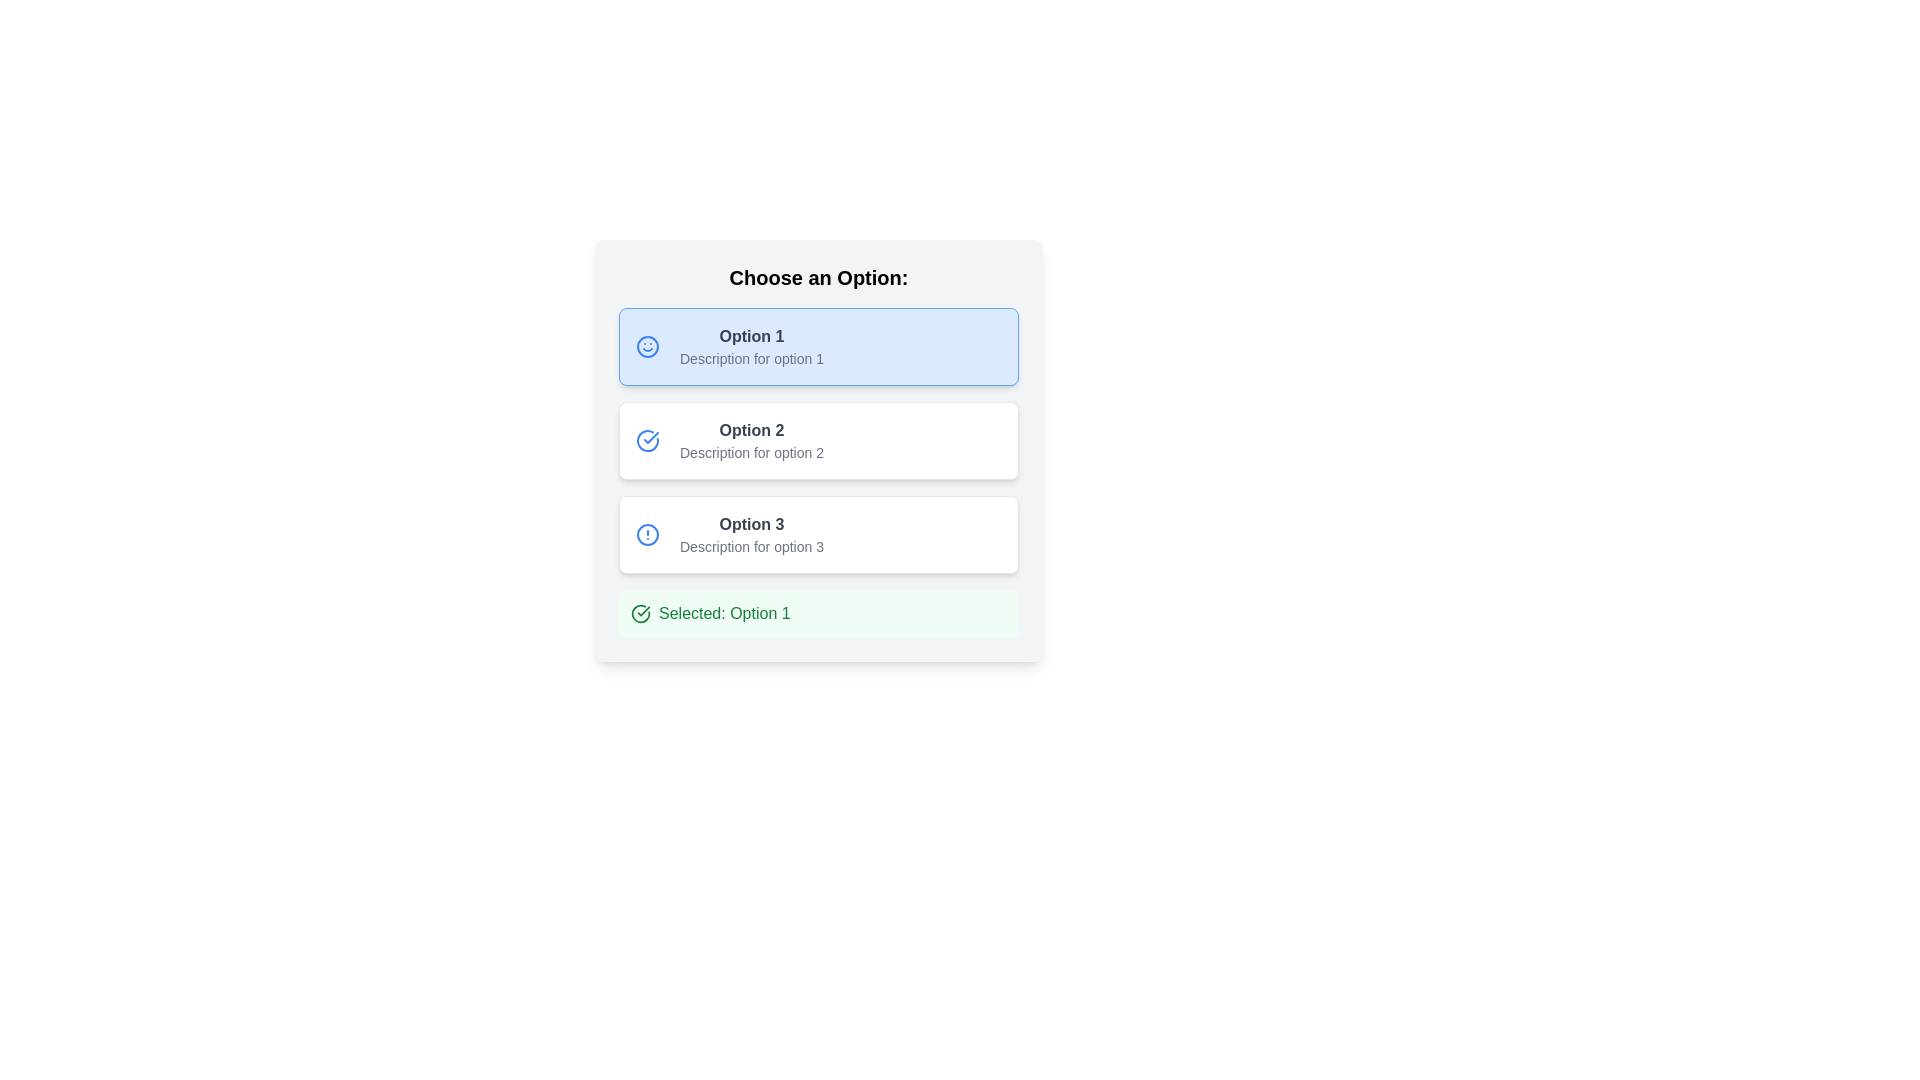 This screenshot has height=1080, width=1920. I want to click on the selectable list item for 'Option 3', so click(751, 534).